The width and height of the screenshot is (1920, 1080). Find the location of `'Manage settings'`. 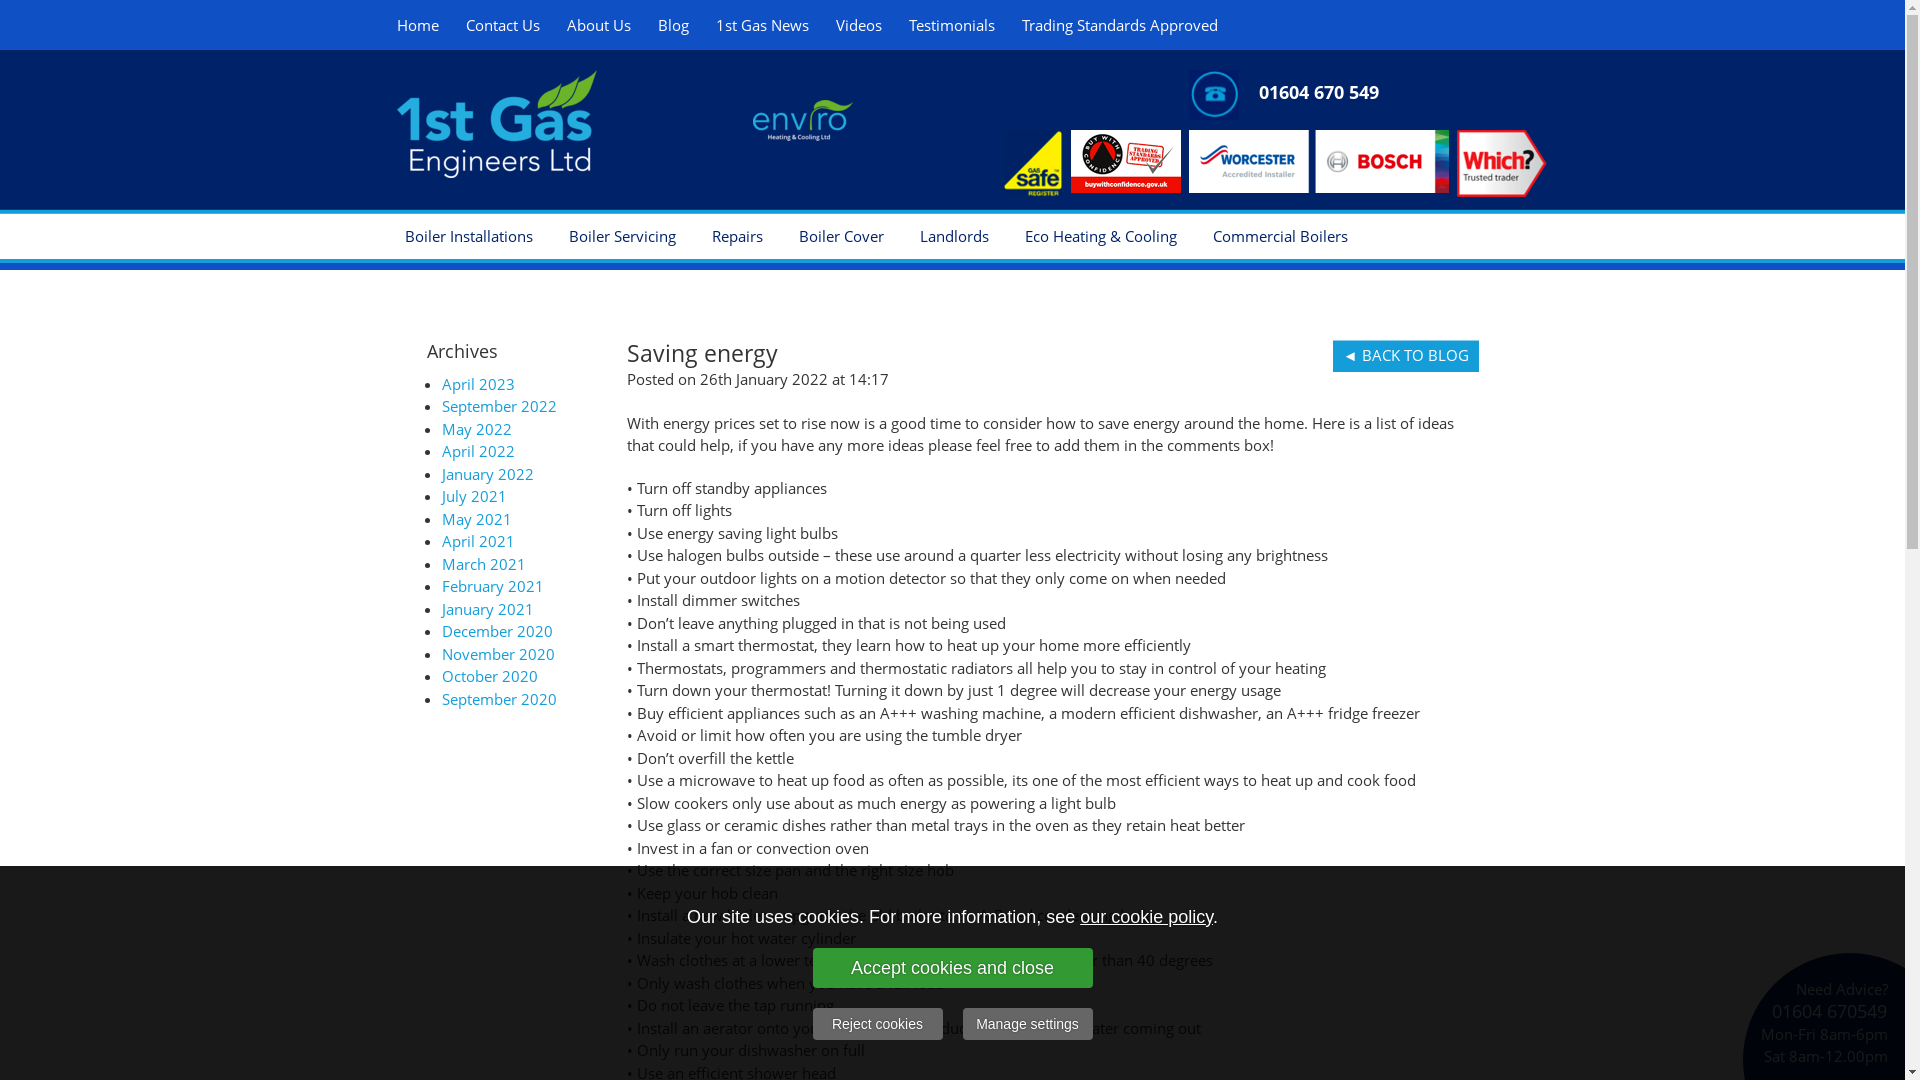

'Manage settings' is located at coordinates (1027, 1023).